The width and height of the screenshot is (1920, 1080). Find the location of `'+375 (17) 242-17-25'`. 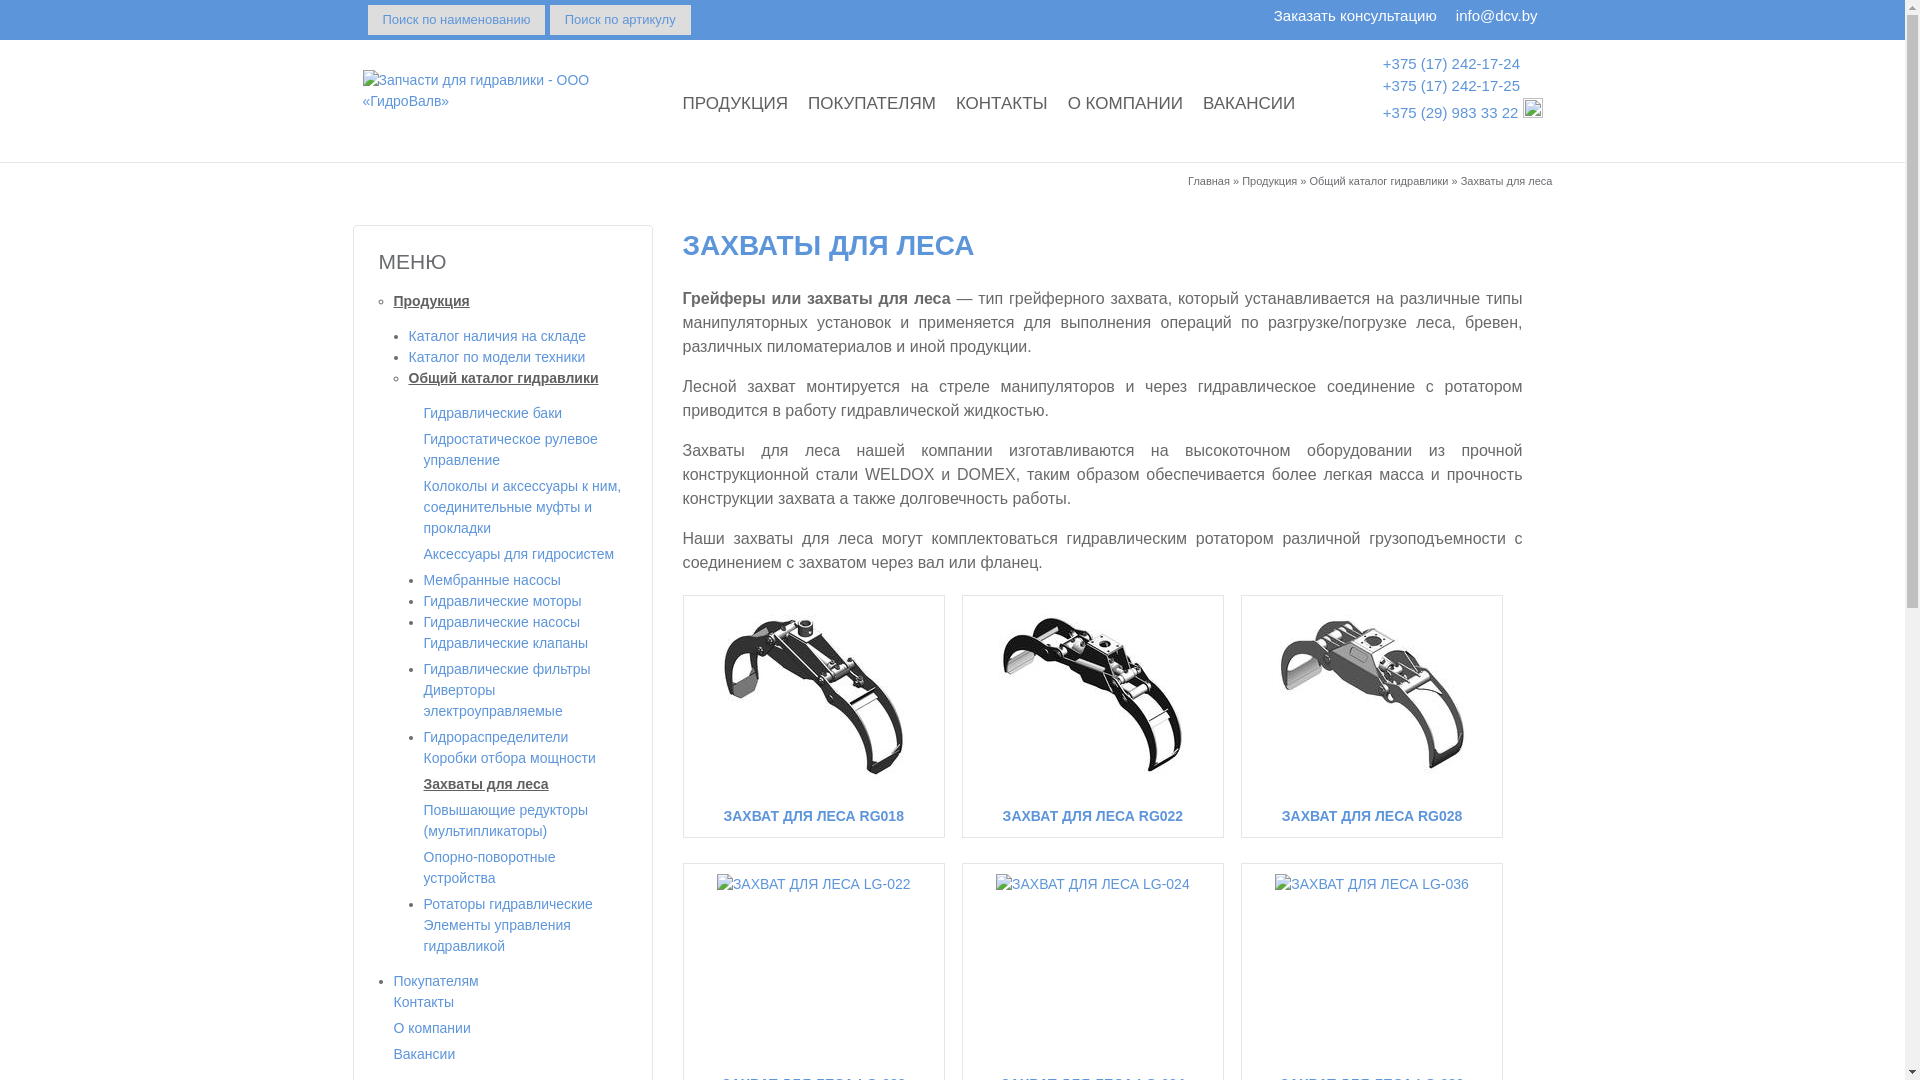

'+375 (17) 242-17-25' is located at coordinates (1451, 84).